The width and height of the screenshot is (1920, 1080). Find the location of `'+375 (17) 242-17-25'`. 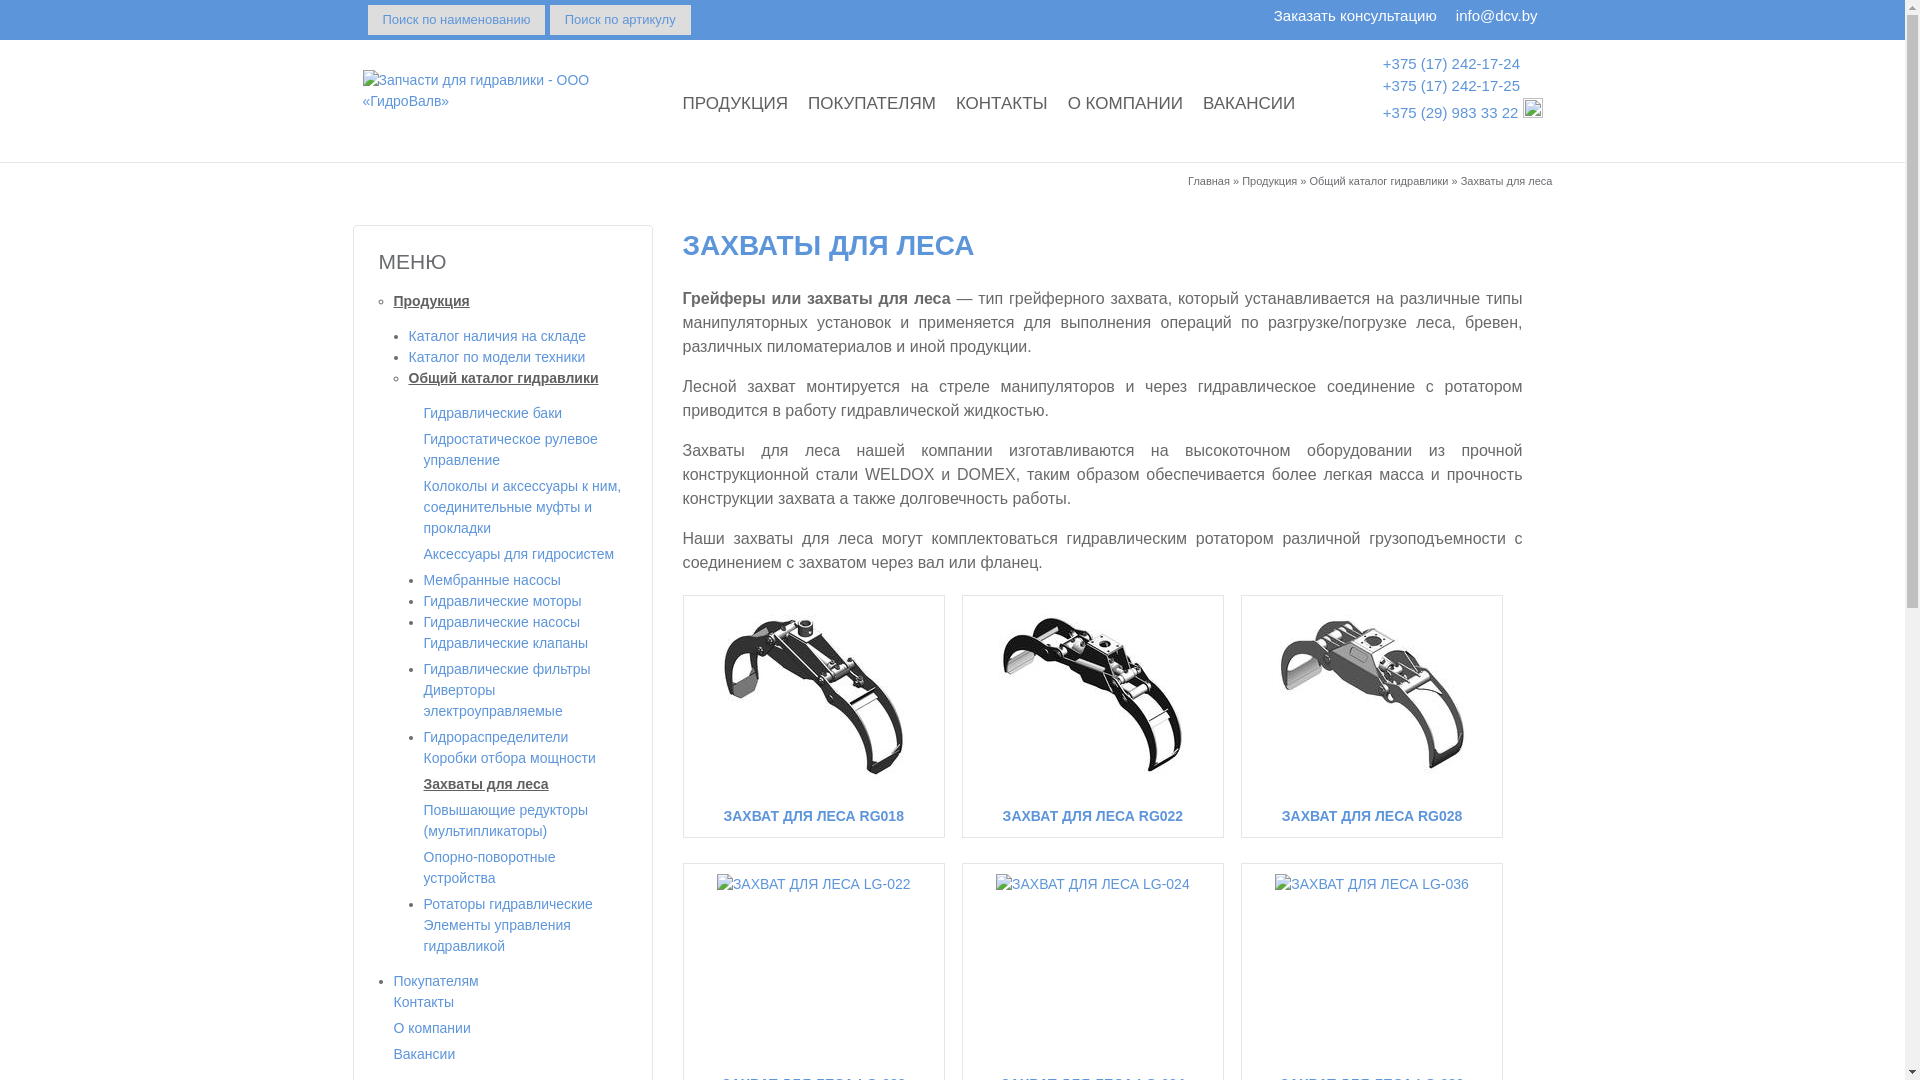

'+375 (17) 242-17-25' is located at coordinates (1451, 84).